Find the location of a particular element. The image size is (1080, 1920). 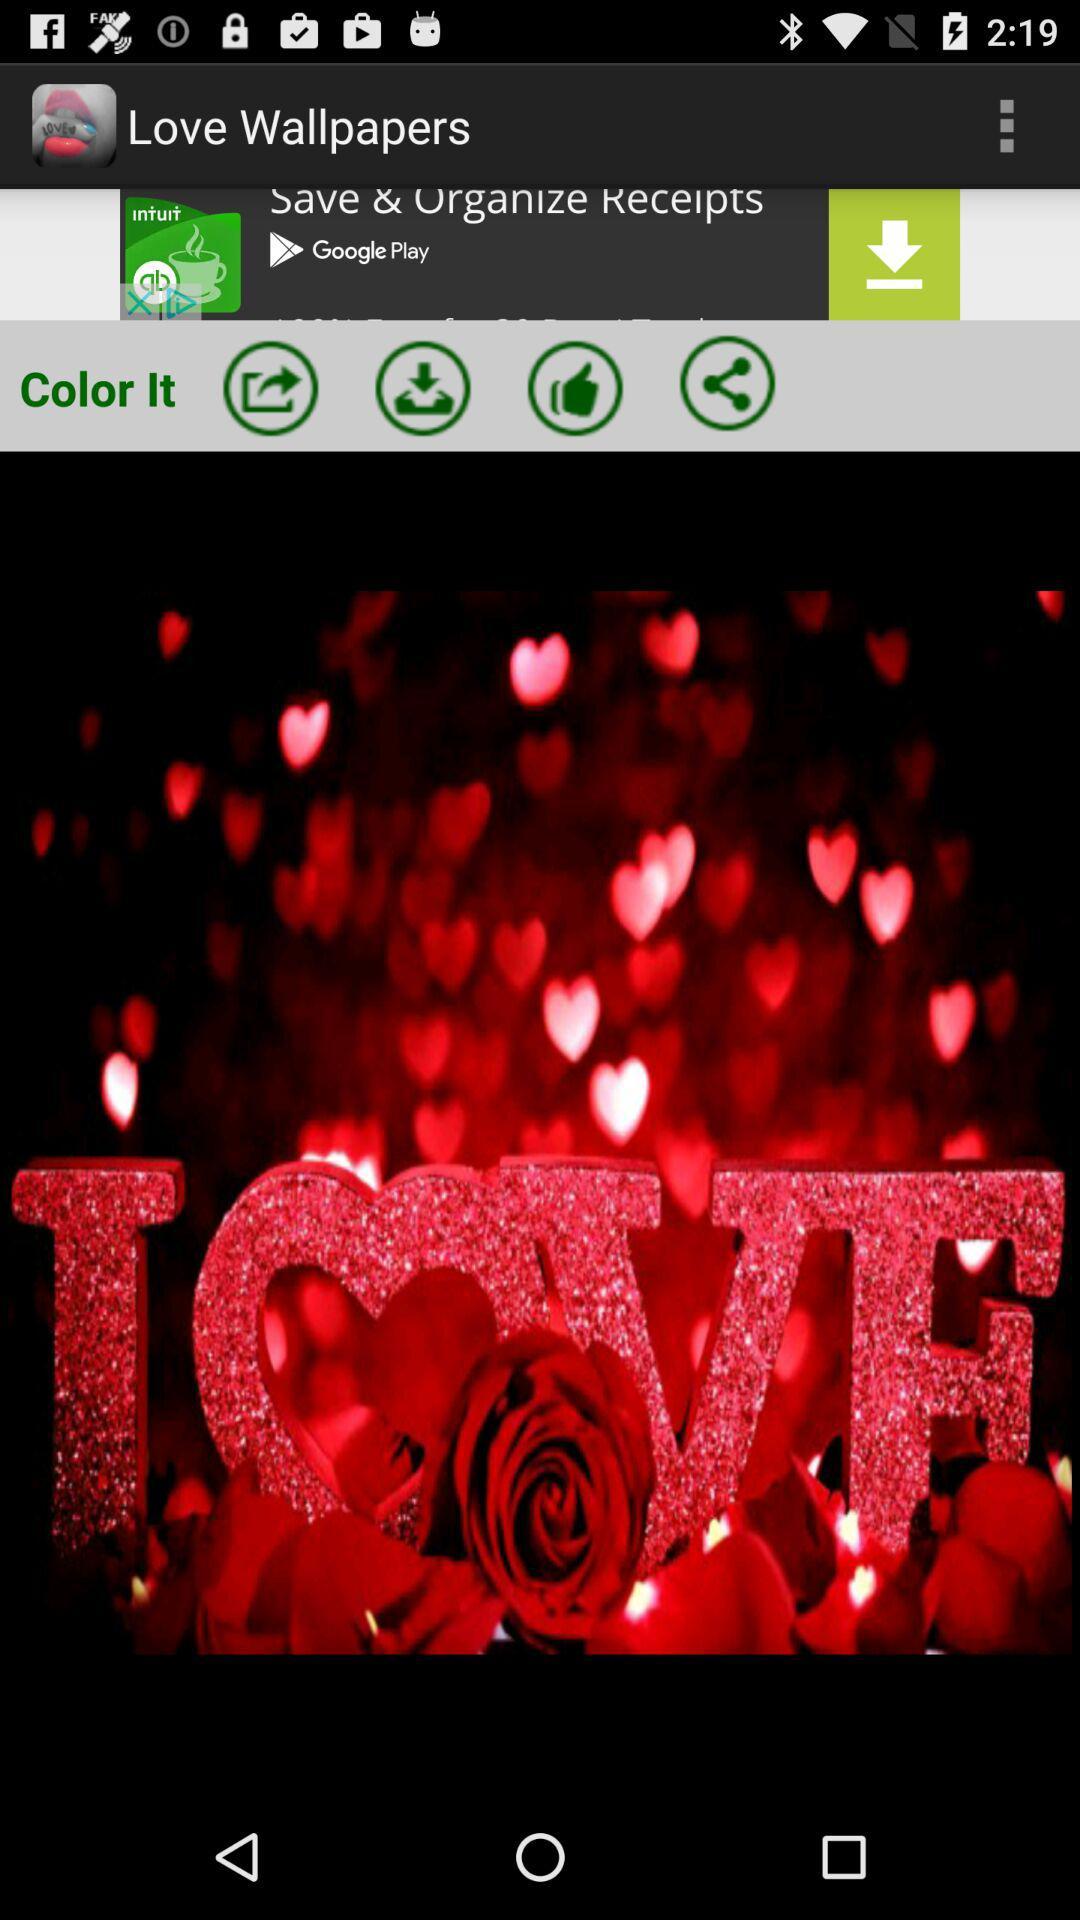

launch advertisement is located at coordinates (540, 253).